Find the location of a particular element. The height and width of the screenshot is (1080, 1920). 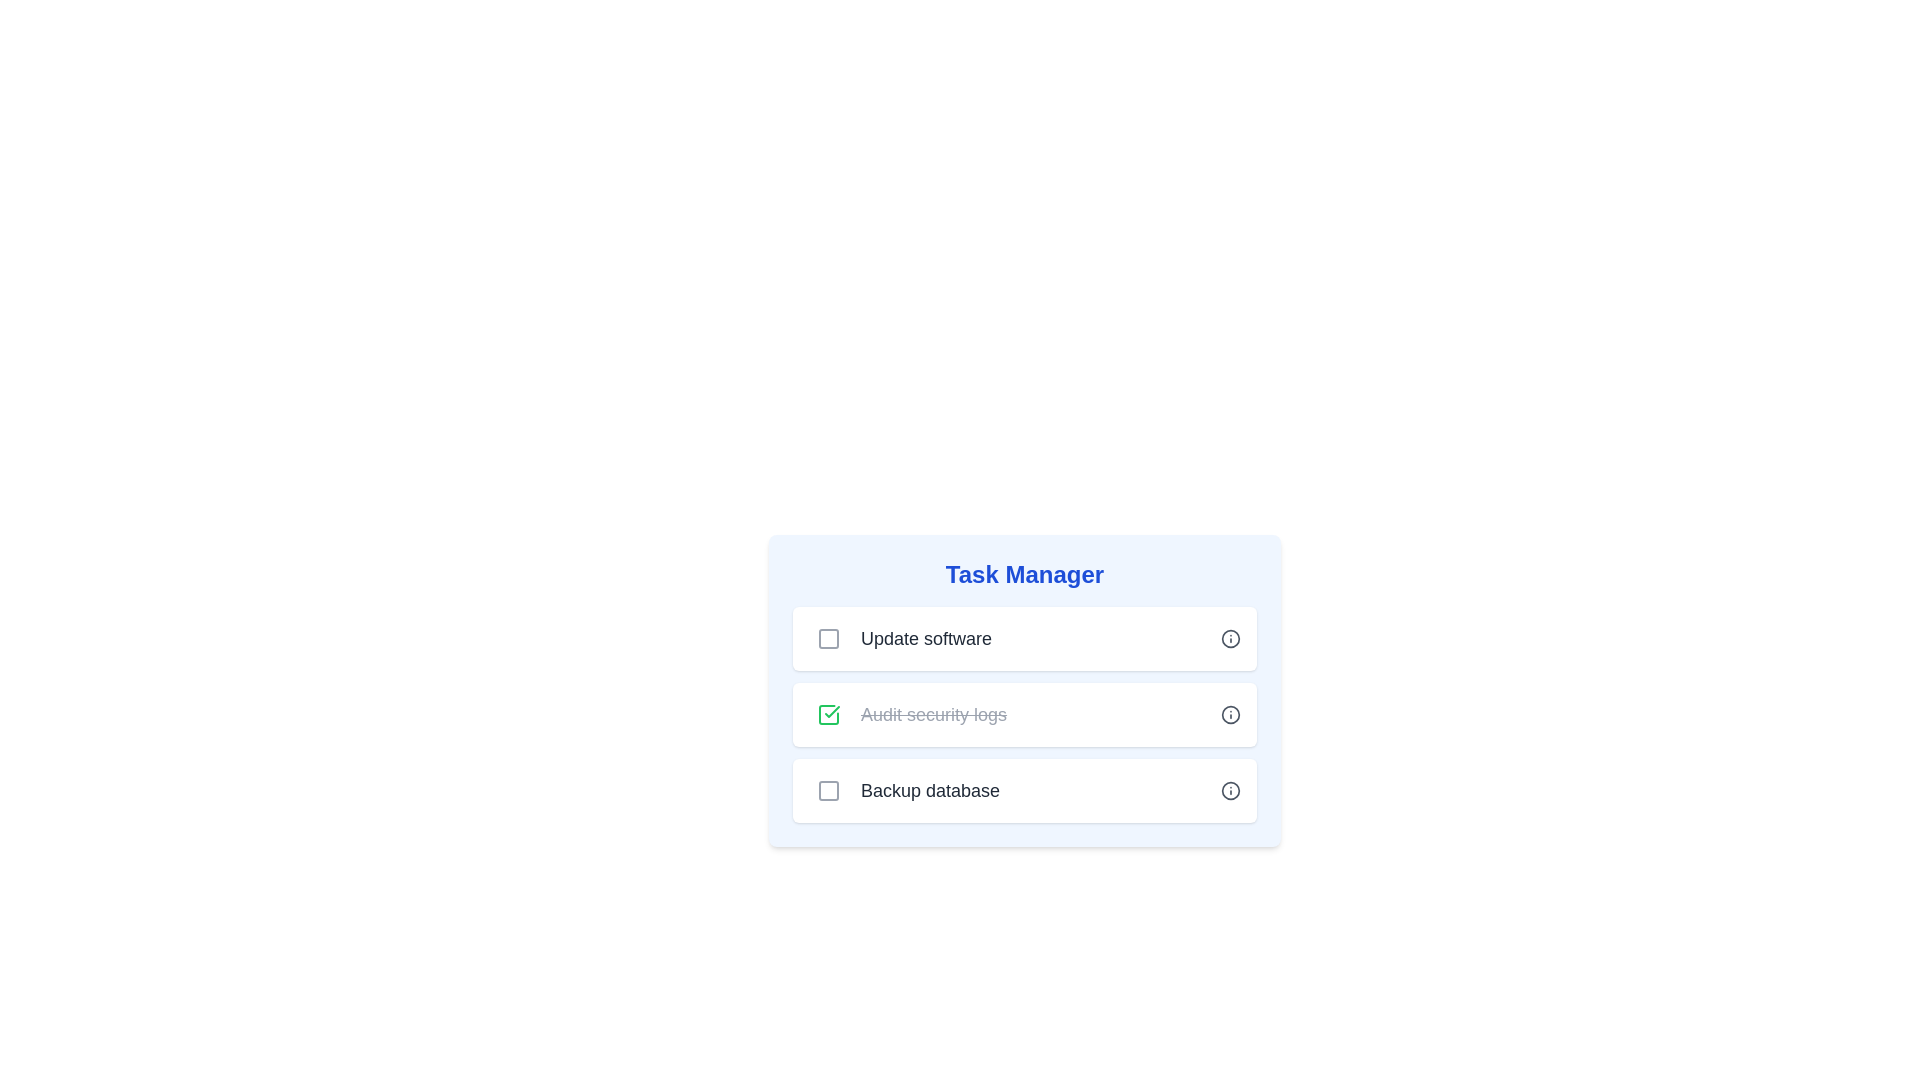

the third checkbox in the task management panel is located at coordinates (829, 789).